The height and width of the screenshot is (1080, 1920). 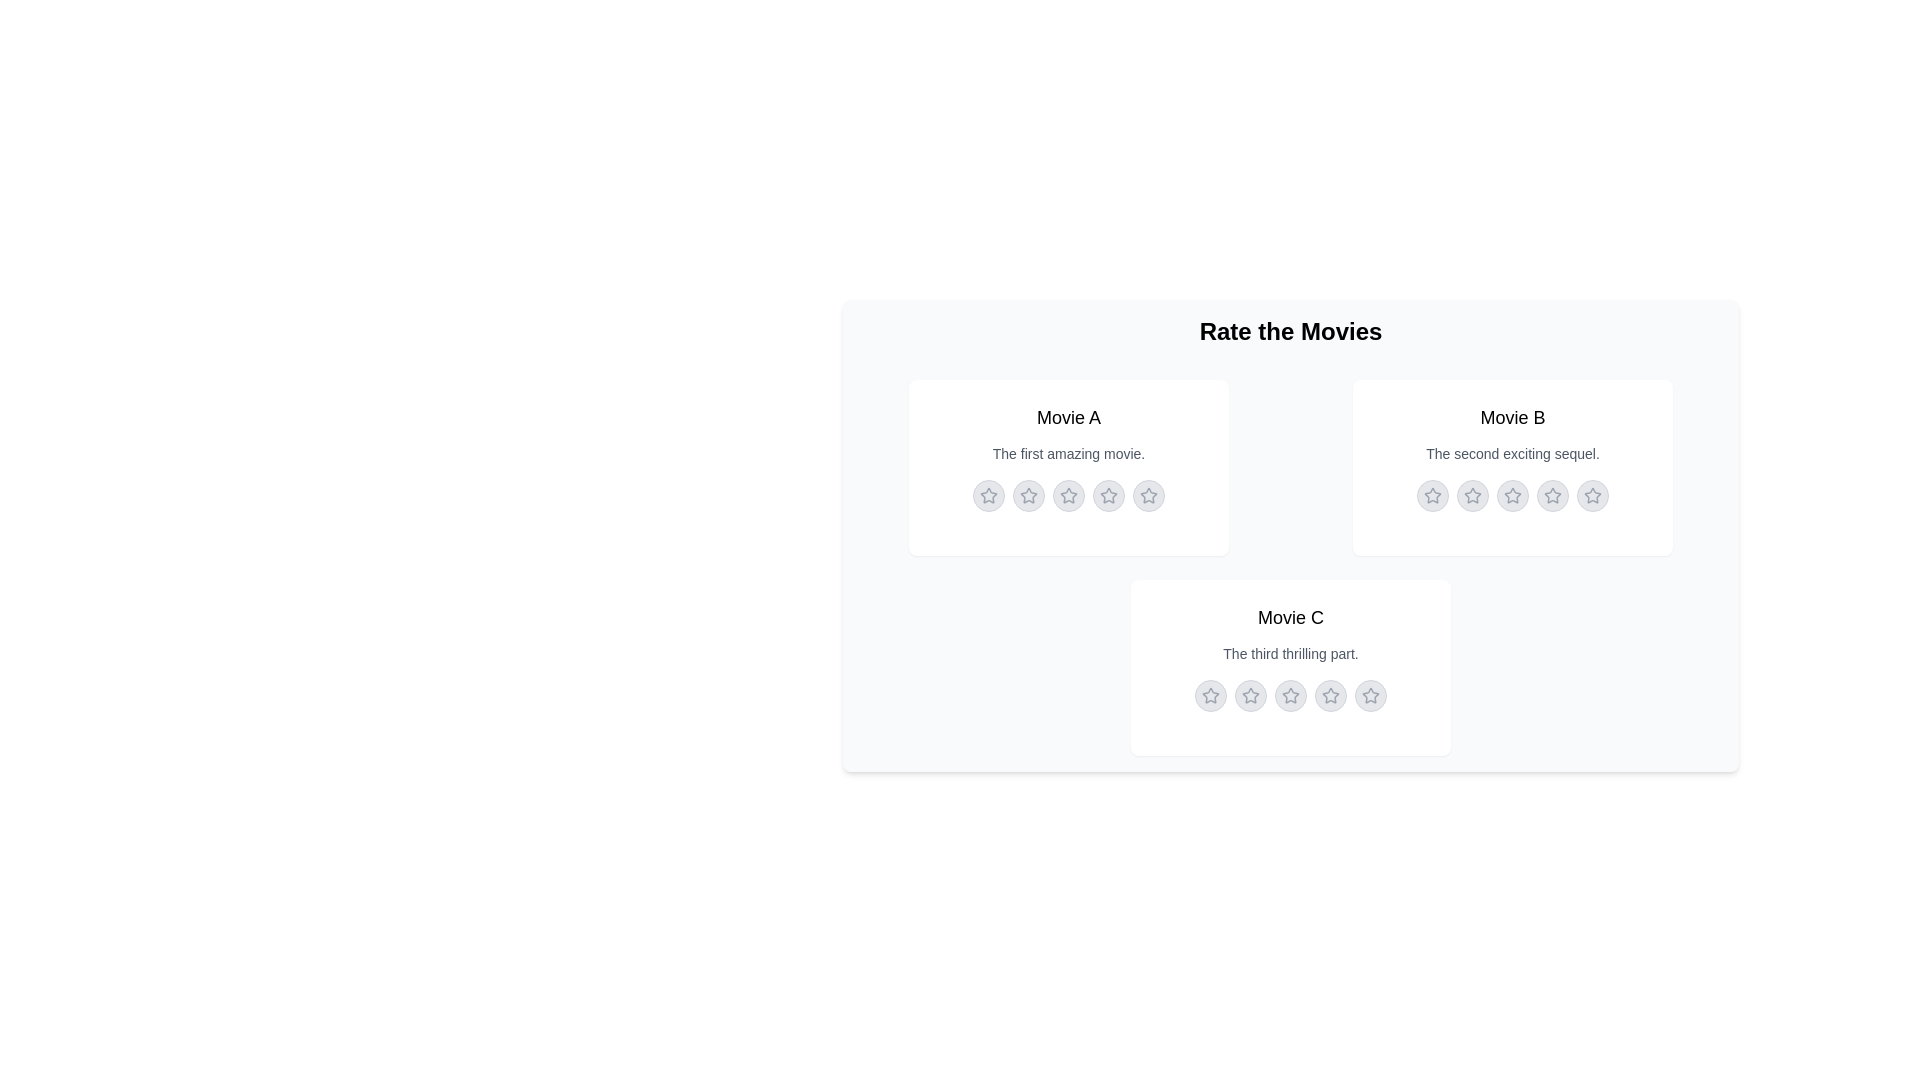 What do you see at coordinates (1592, 495) in the screenshot?
I see `the fifth star icon in the rating system under 'Movie B' in the 'Rate the Movies' section` at bounding box center [1592, 495].